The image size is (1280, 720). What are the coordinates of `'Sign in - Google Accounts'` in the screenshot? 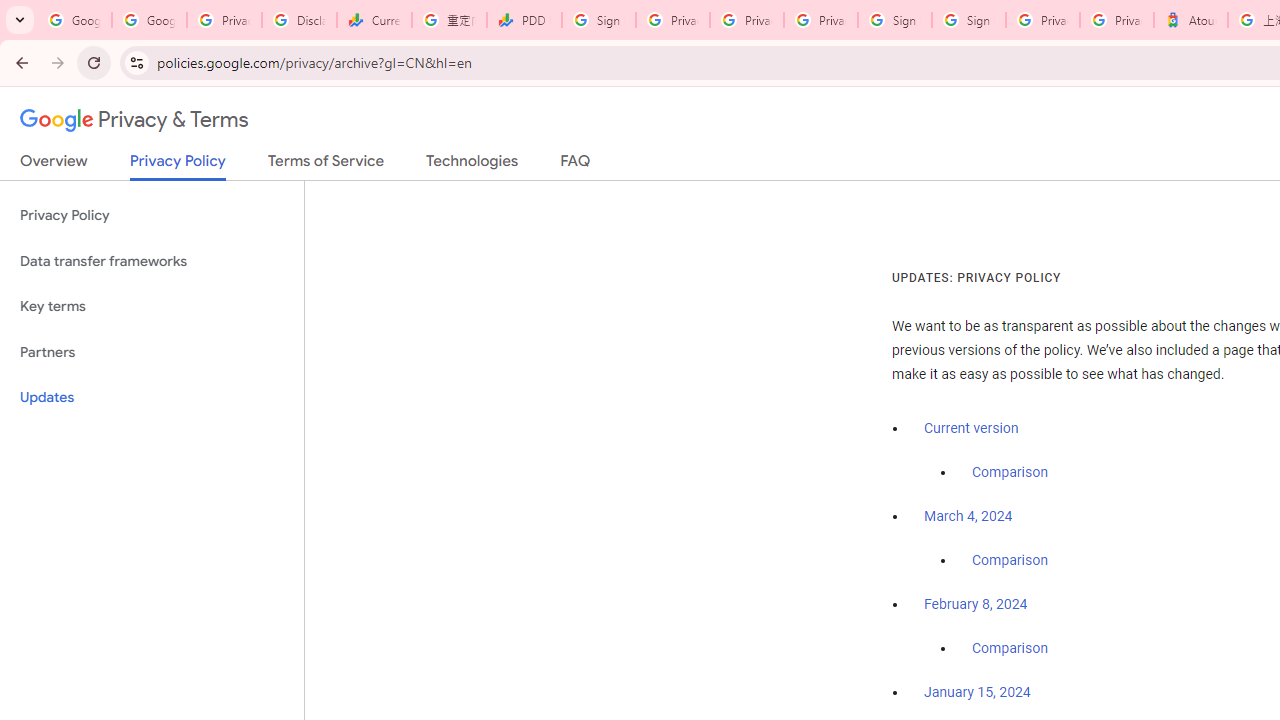 It's located at (893, 20).